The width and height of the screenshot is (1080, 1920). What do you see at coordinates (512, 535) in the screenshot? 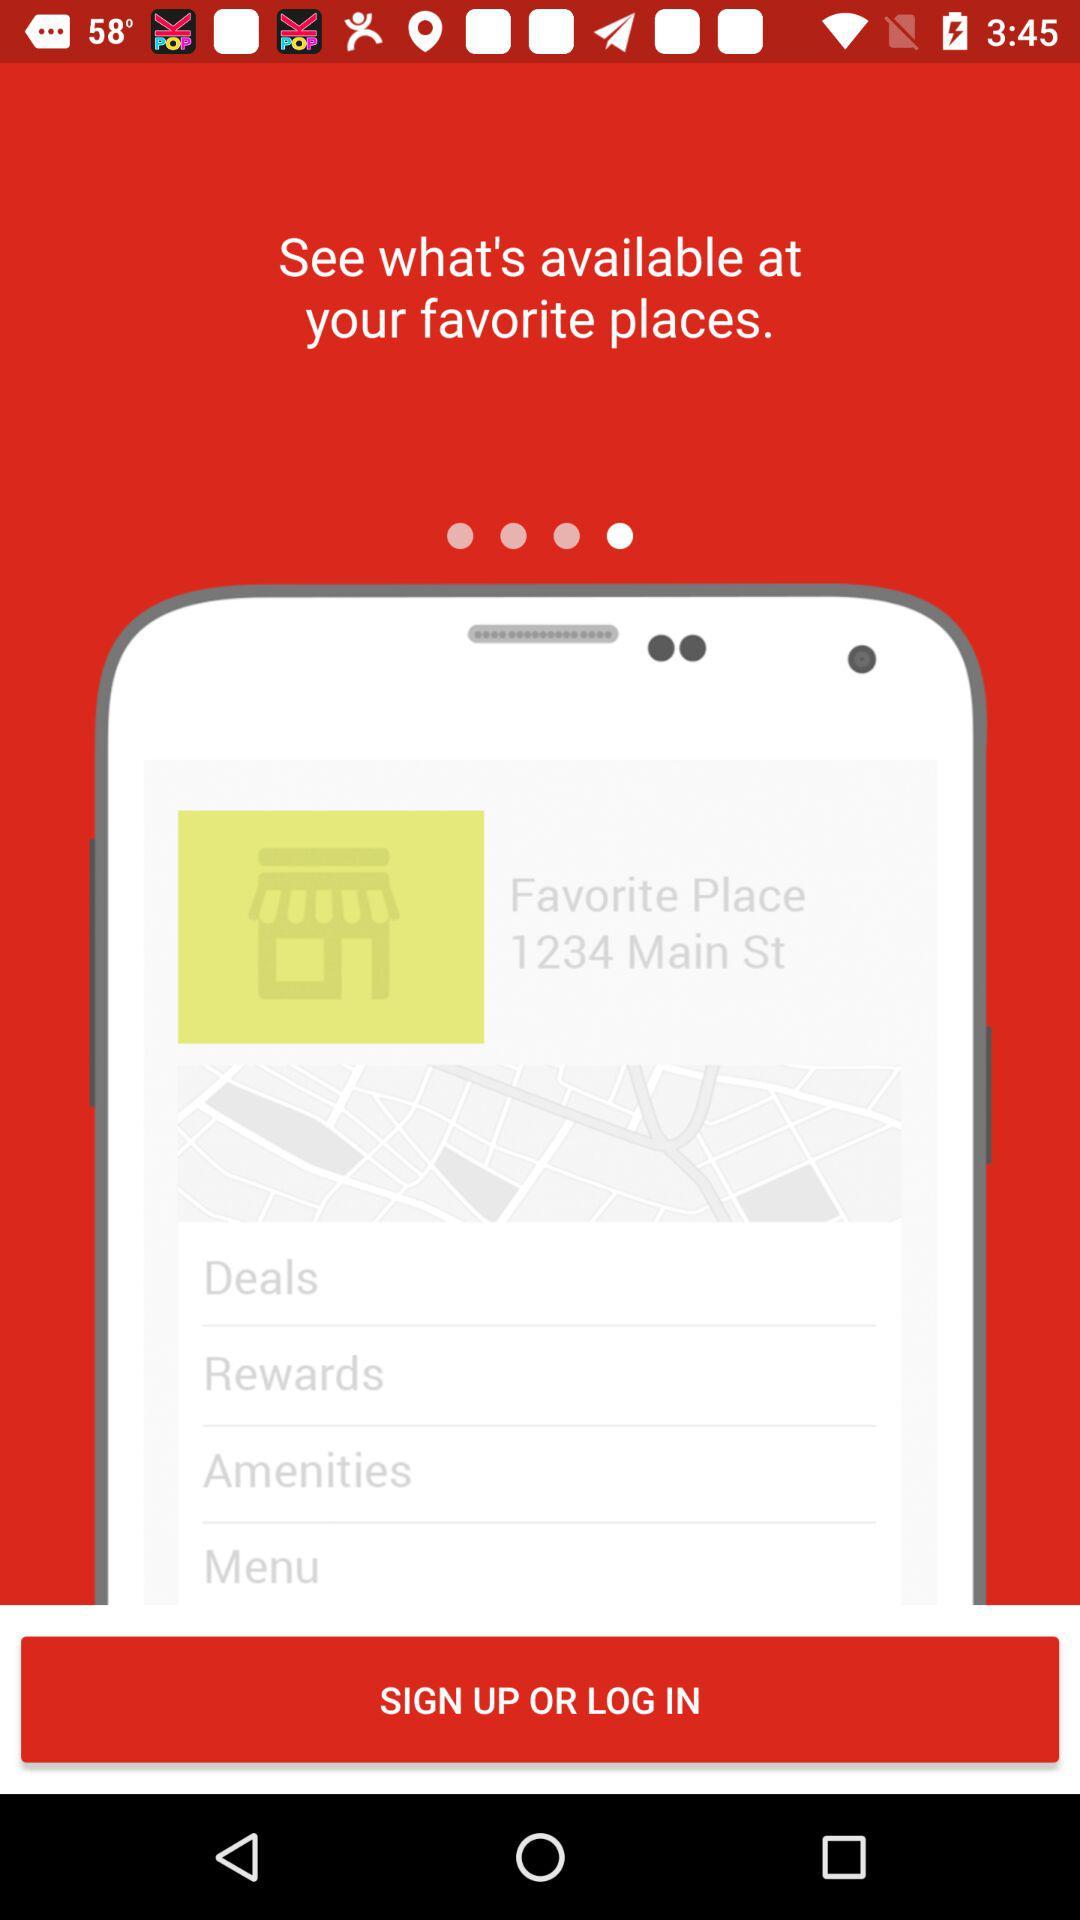
I see `the item below see what s item` at bounding box center [512, 535].